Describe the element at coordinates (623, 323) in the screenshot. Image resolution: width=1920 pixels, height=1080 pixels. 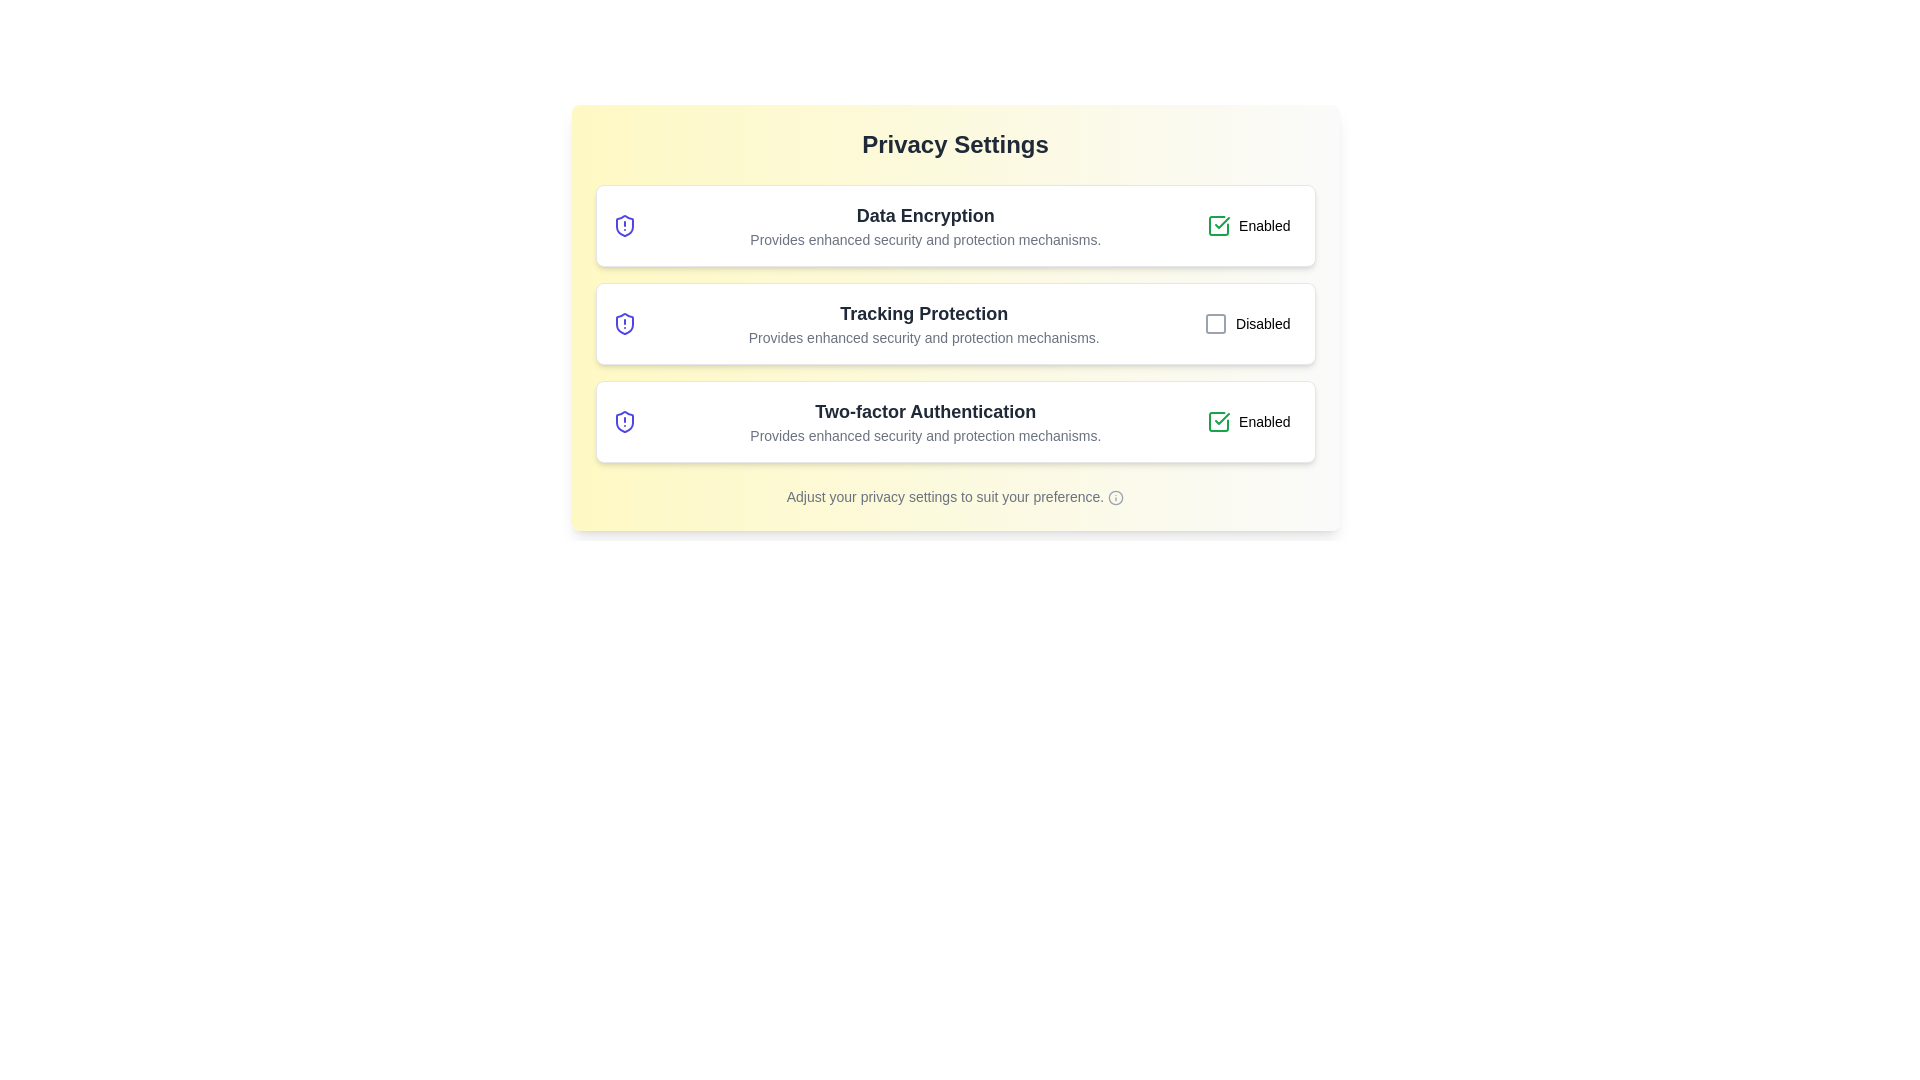
I see `the details of the 'Tracking Protection' icon, which is a shield with an alert symbol indicating issues requiring special attention, located in the central card of the 'Privacy Settings' section` at that location.